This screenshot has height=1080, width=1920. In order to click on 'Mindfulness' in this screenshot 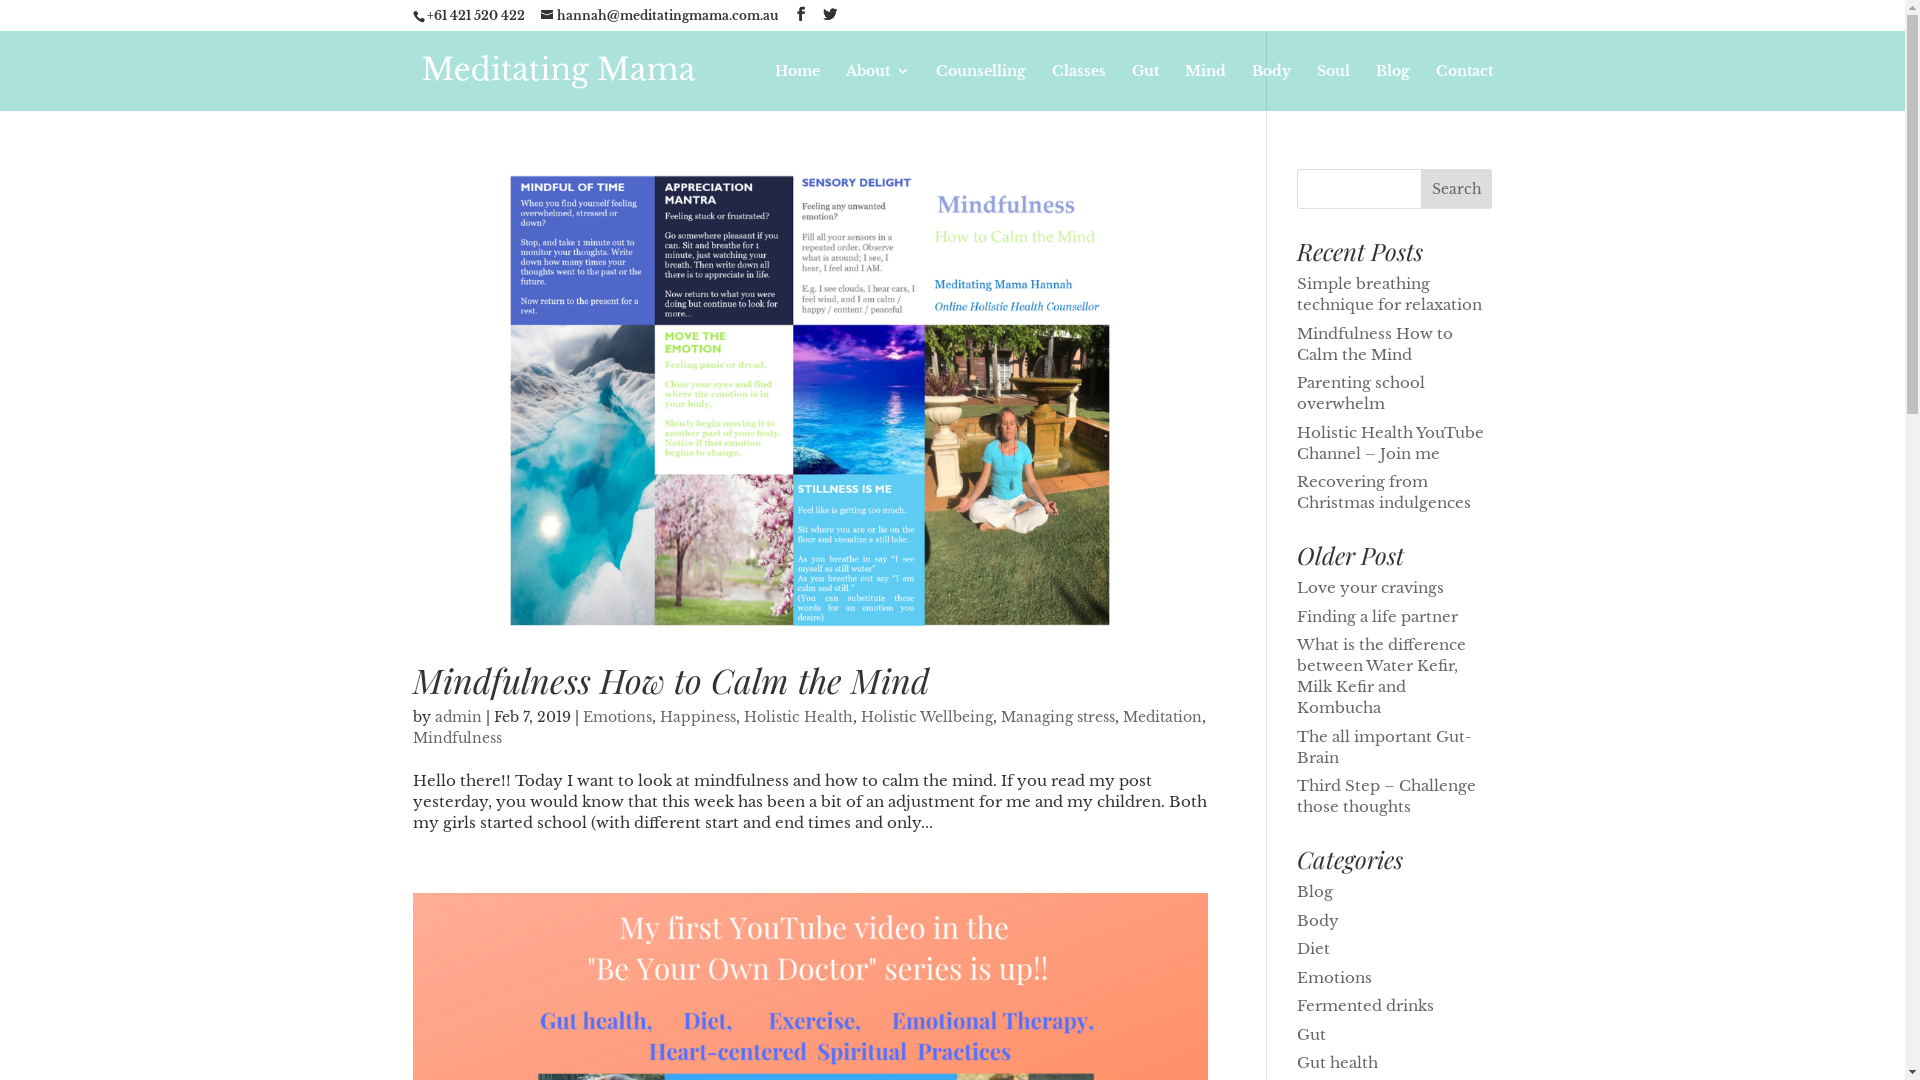, I will do `click(455, 737)`.